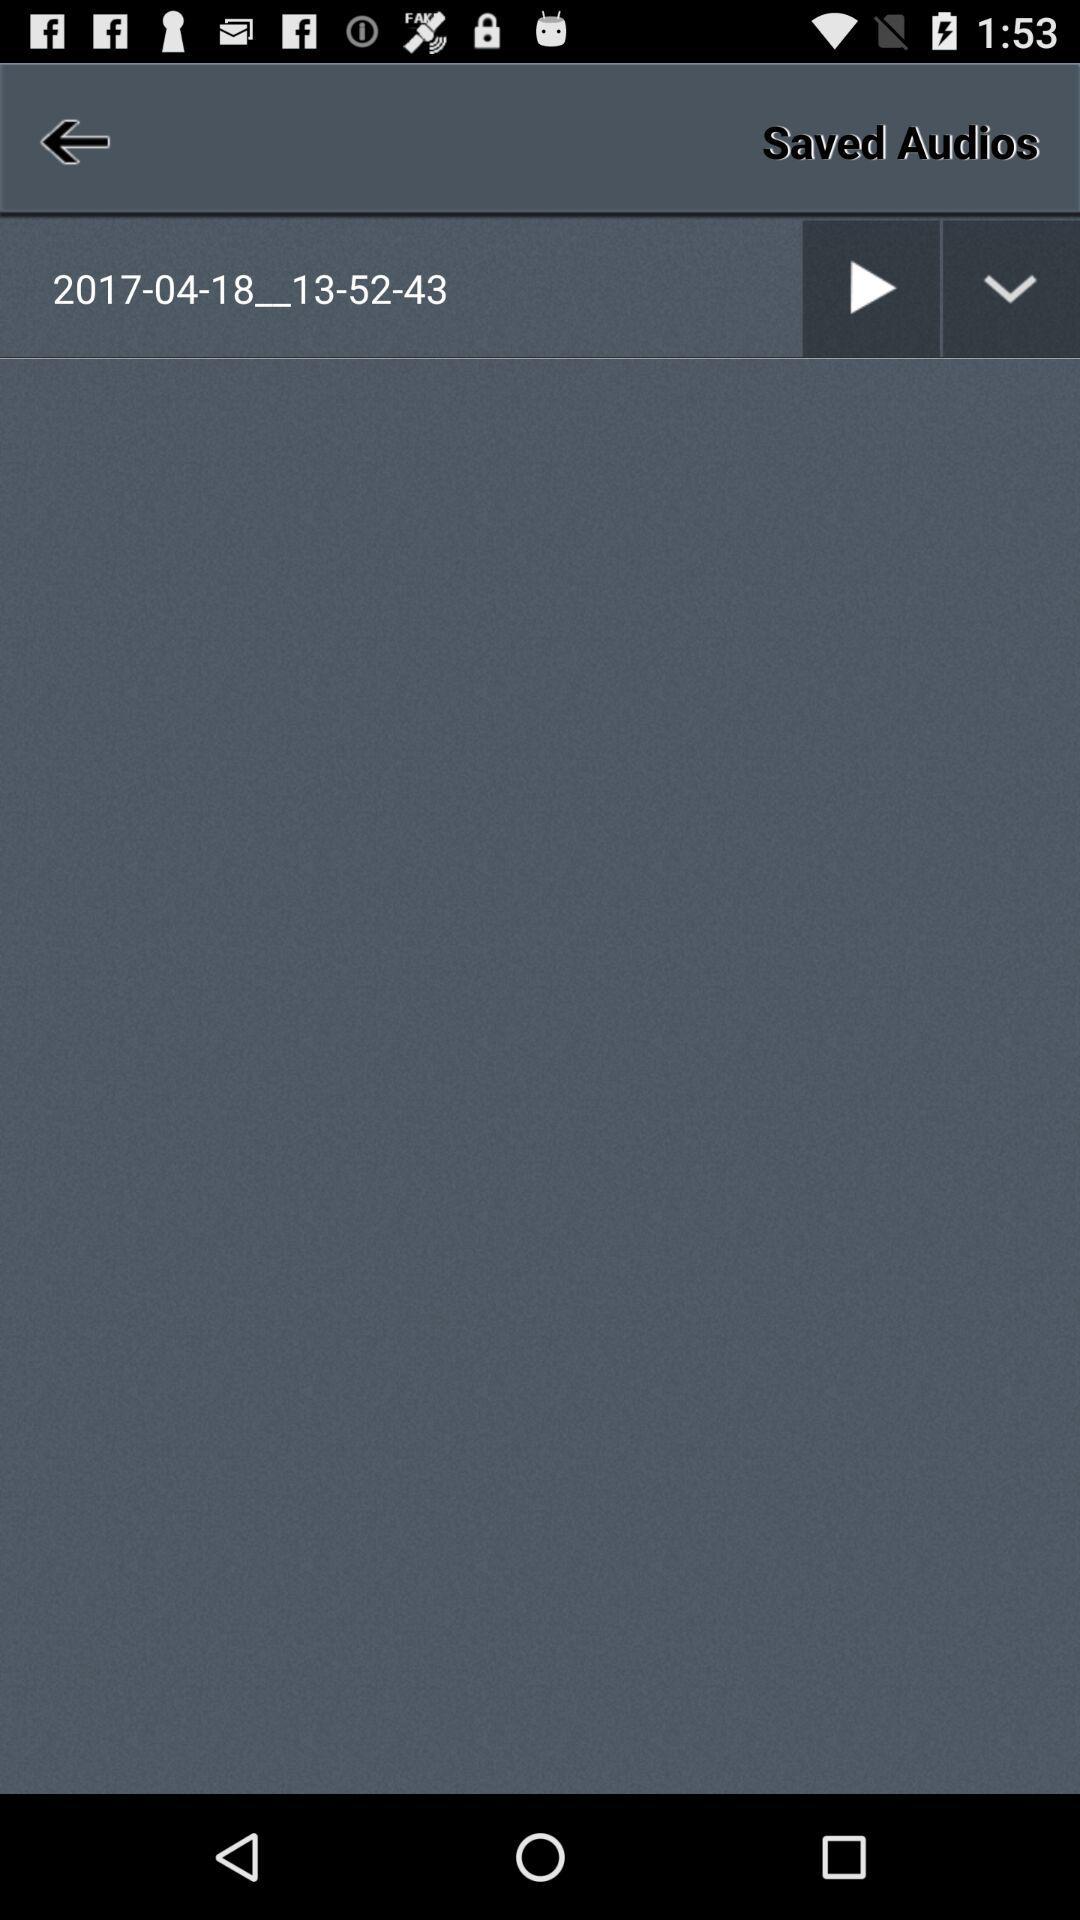 The image size is (1080, 1920). I want to click on the 2017 04 18__13 at the top, so click(424, 287).